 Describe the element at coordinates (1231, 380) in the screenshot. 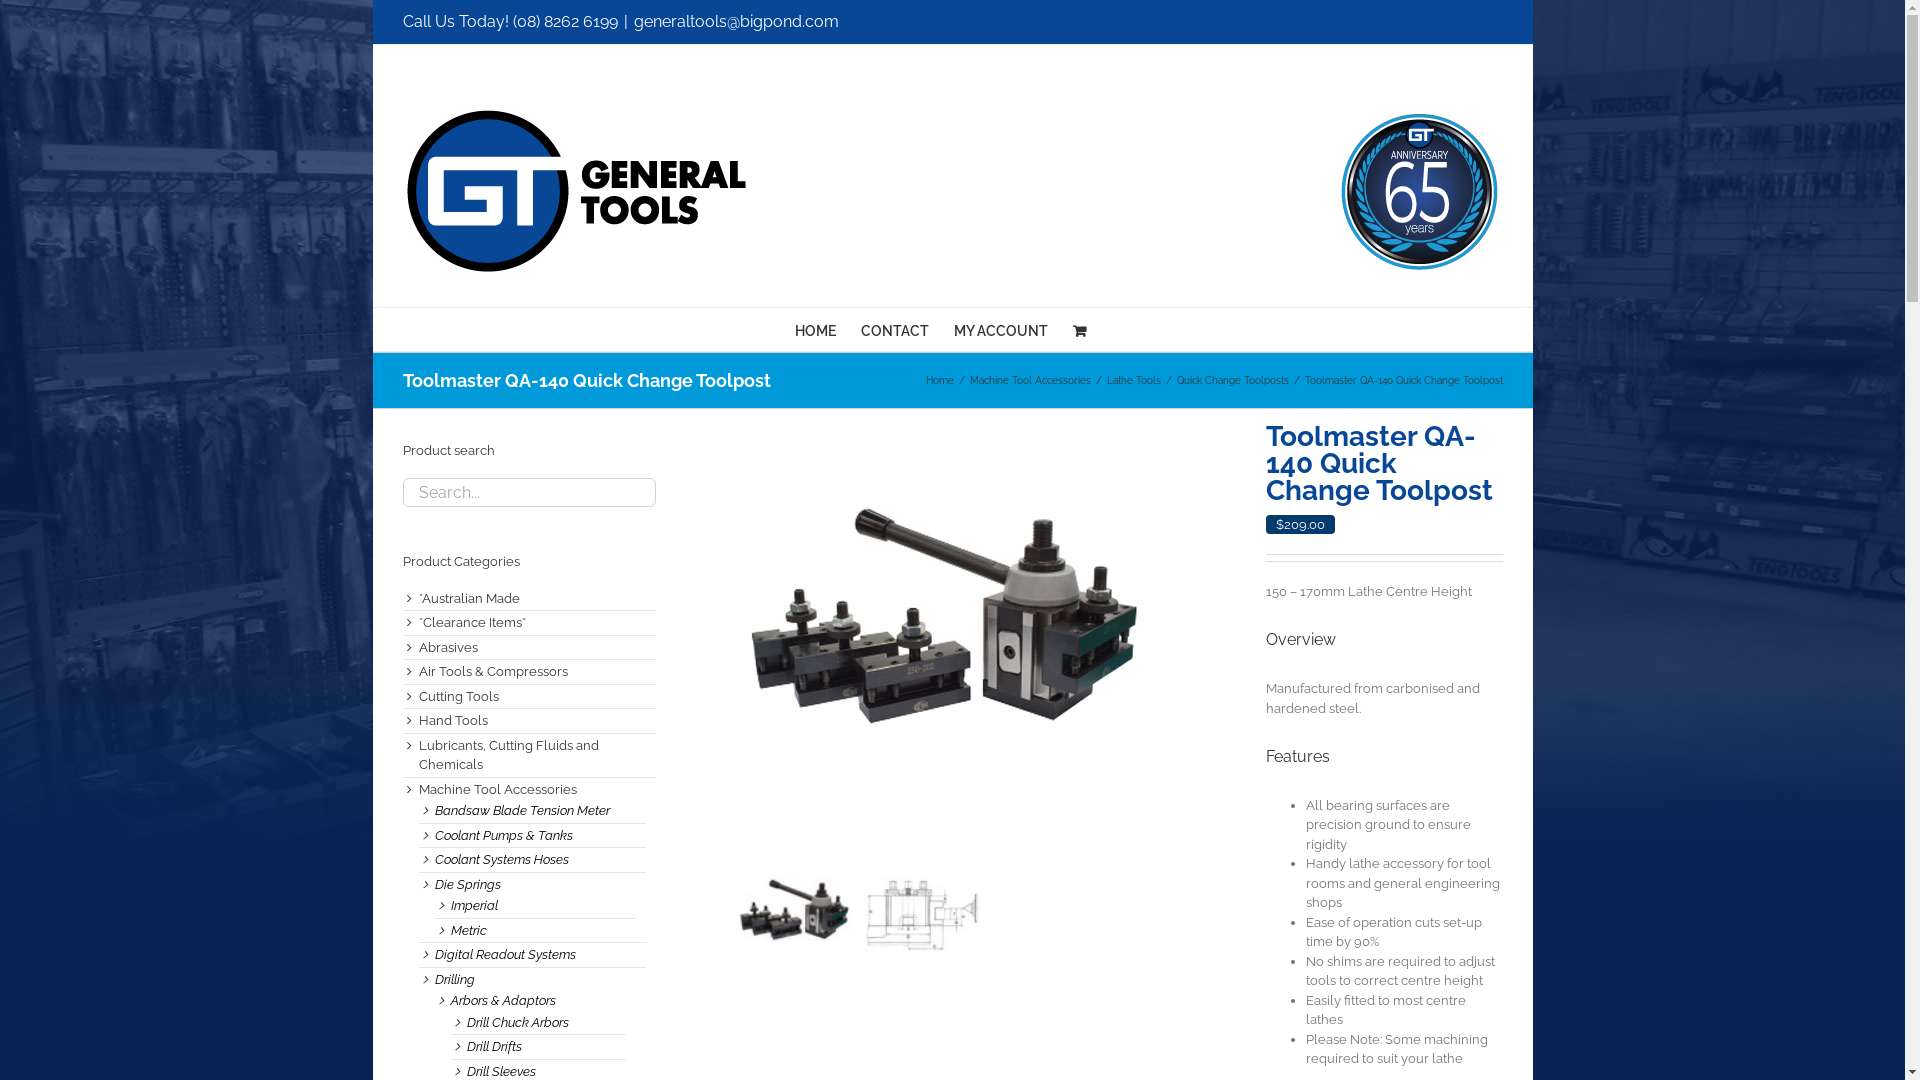

I see `'Quick Change Toolposts'` at that location.